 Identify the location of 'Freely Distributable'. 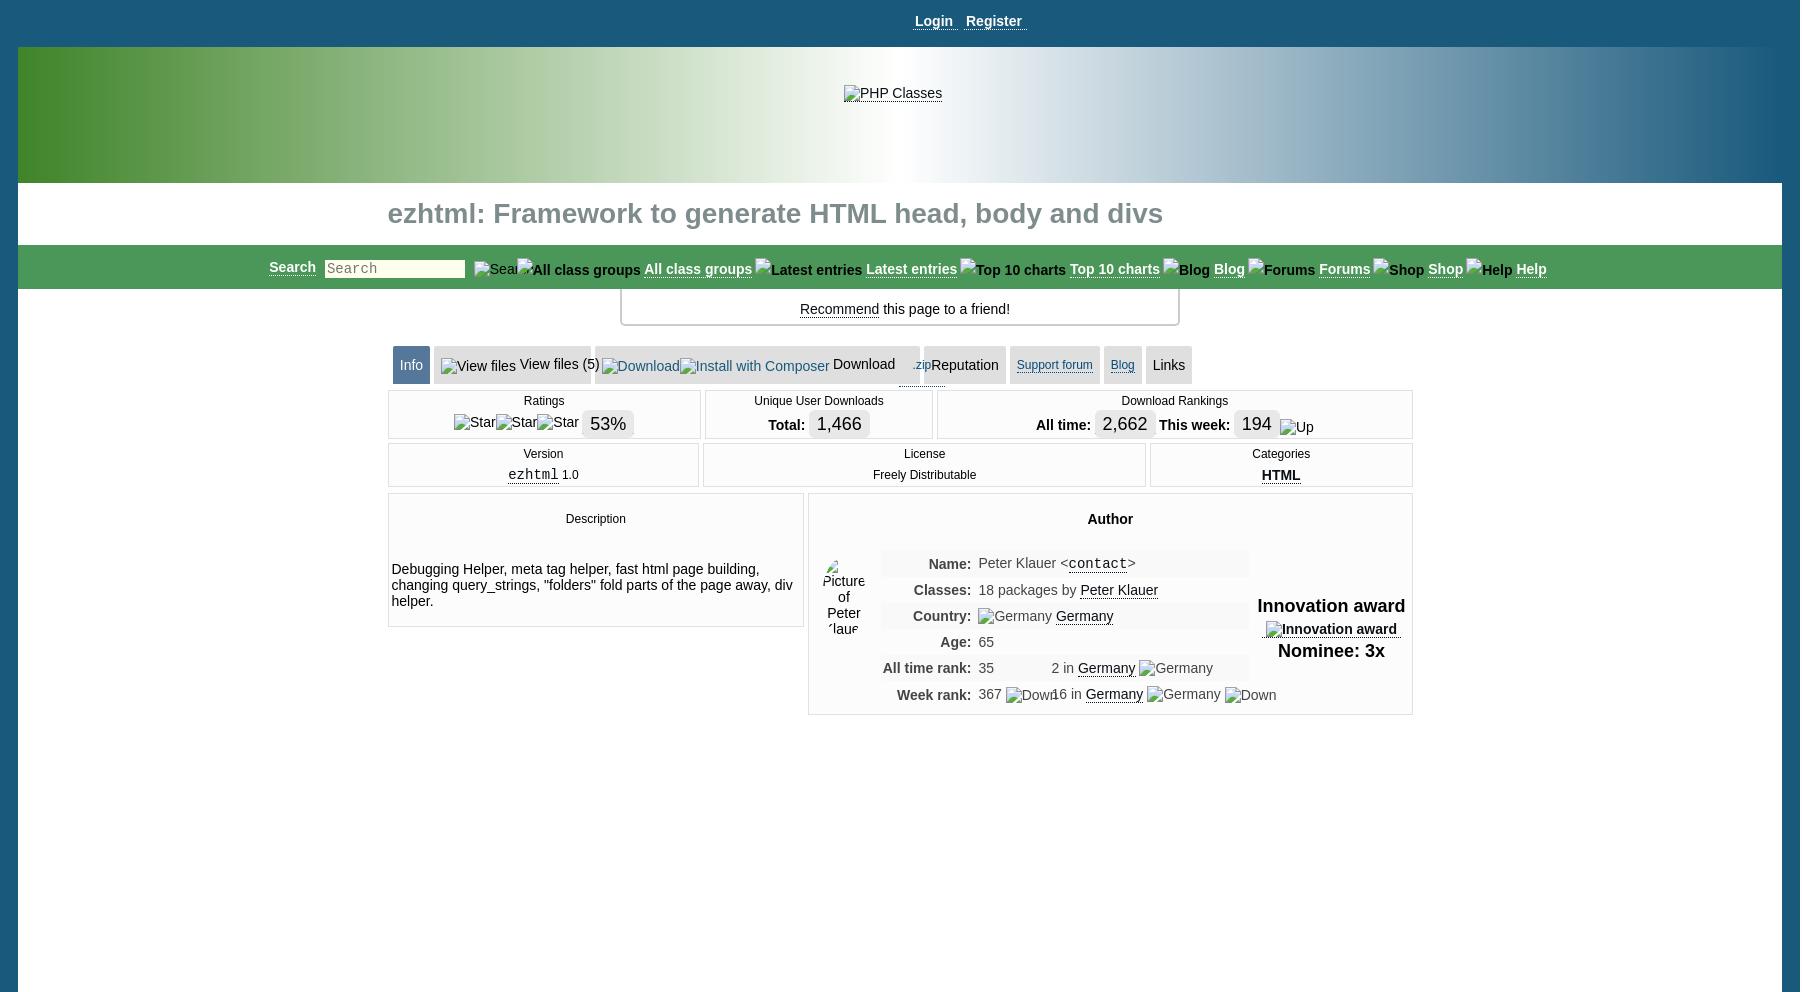
(923, 474).